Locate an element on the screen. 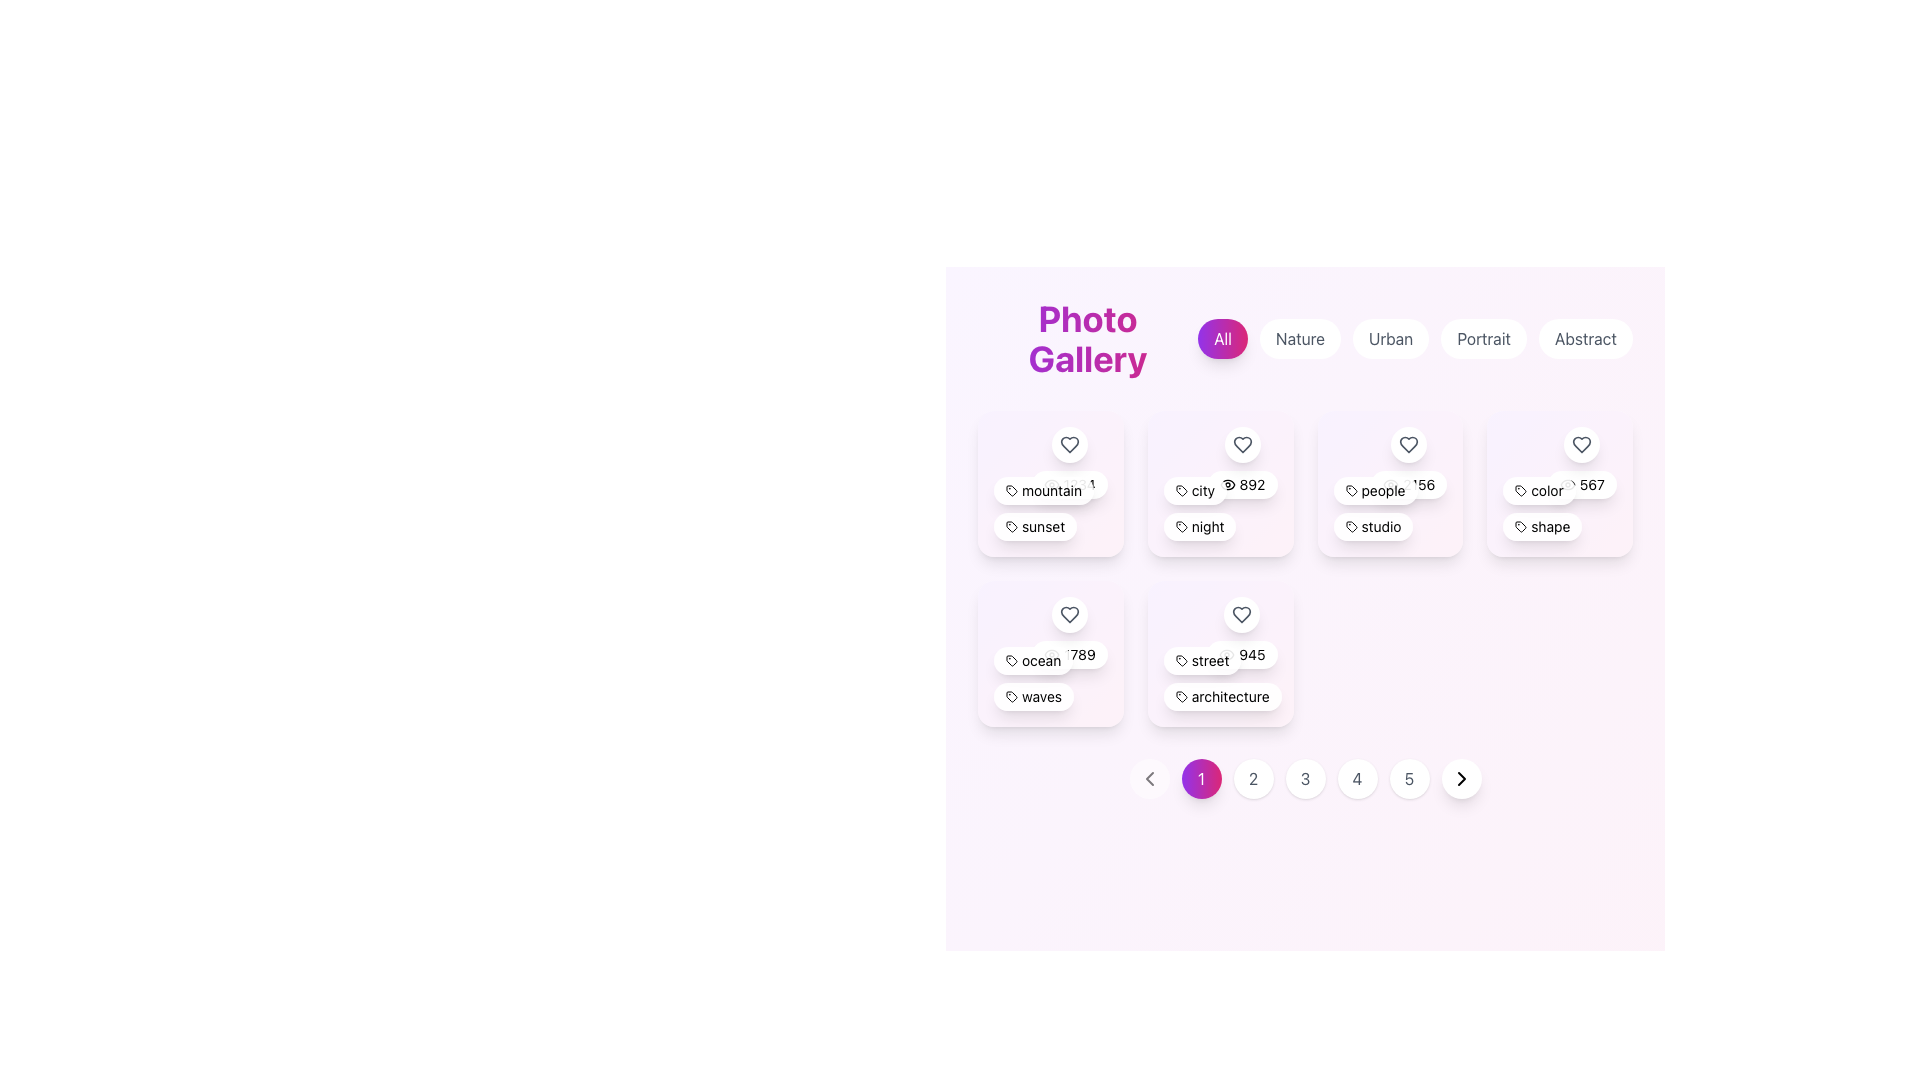 This screenshot has height=1080, width=1920. the small tag-shaped icon located immediately before the word 'architecture' in the labeled interface component is located at coordinates (1181, 695).